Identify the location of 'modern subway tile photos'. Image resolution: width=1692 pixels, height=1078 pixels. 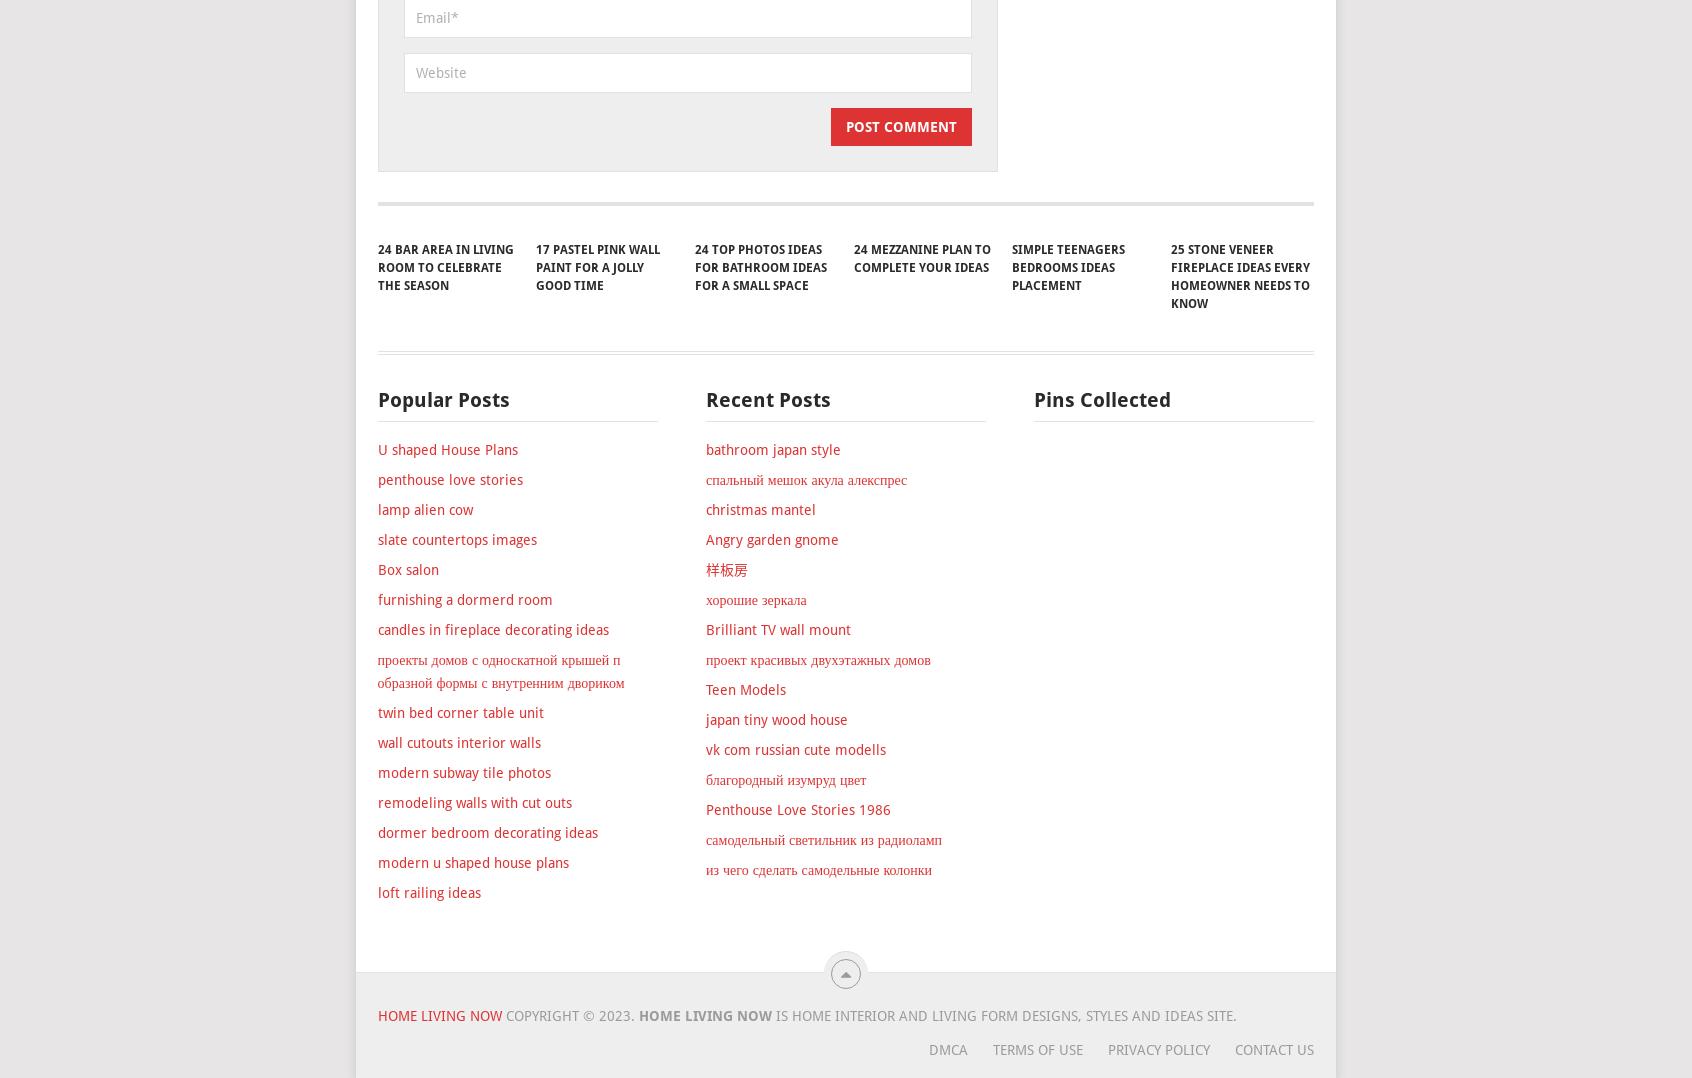
(462, 884).